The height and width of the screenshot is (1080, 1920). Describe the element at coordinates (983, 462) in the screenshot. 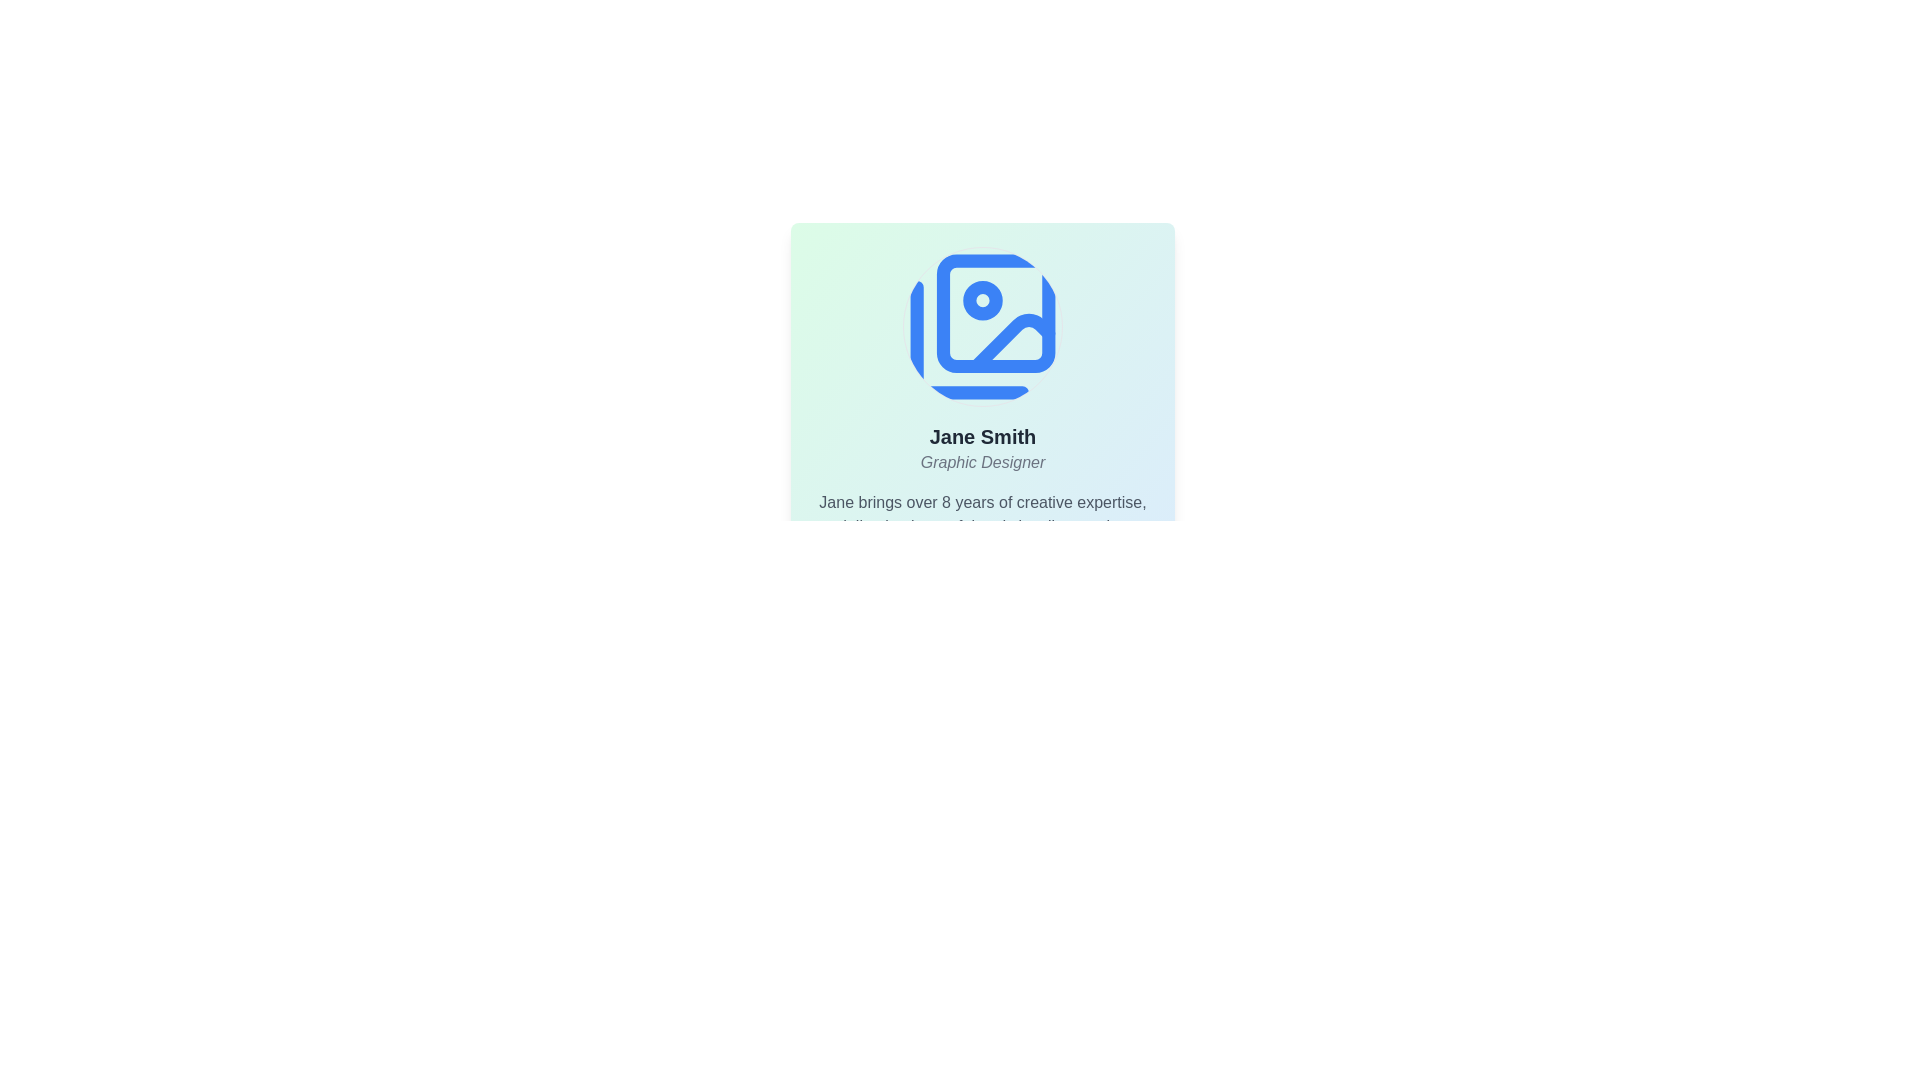

I see `text label displaying 'Graphic Designer', which is styled in gray, italicized font and positioned centrally below 'Jane Smith' in the card layout` at that location.